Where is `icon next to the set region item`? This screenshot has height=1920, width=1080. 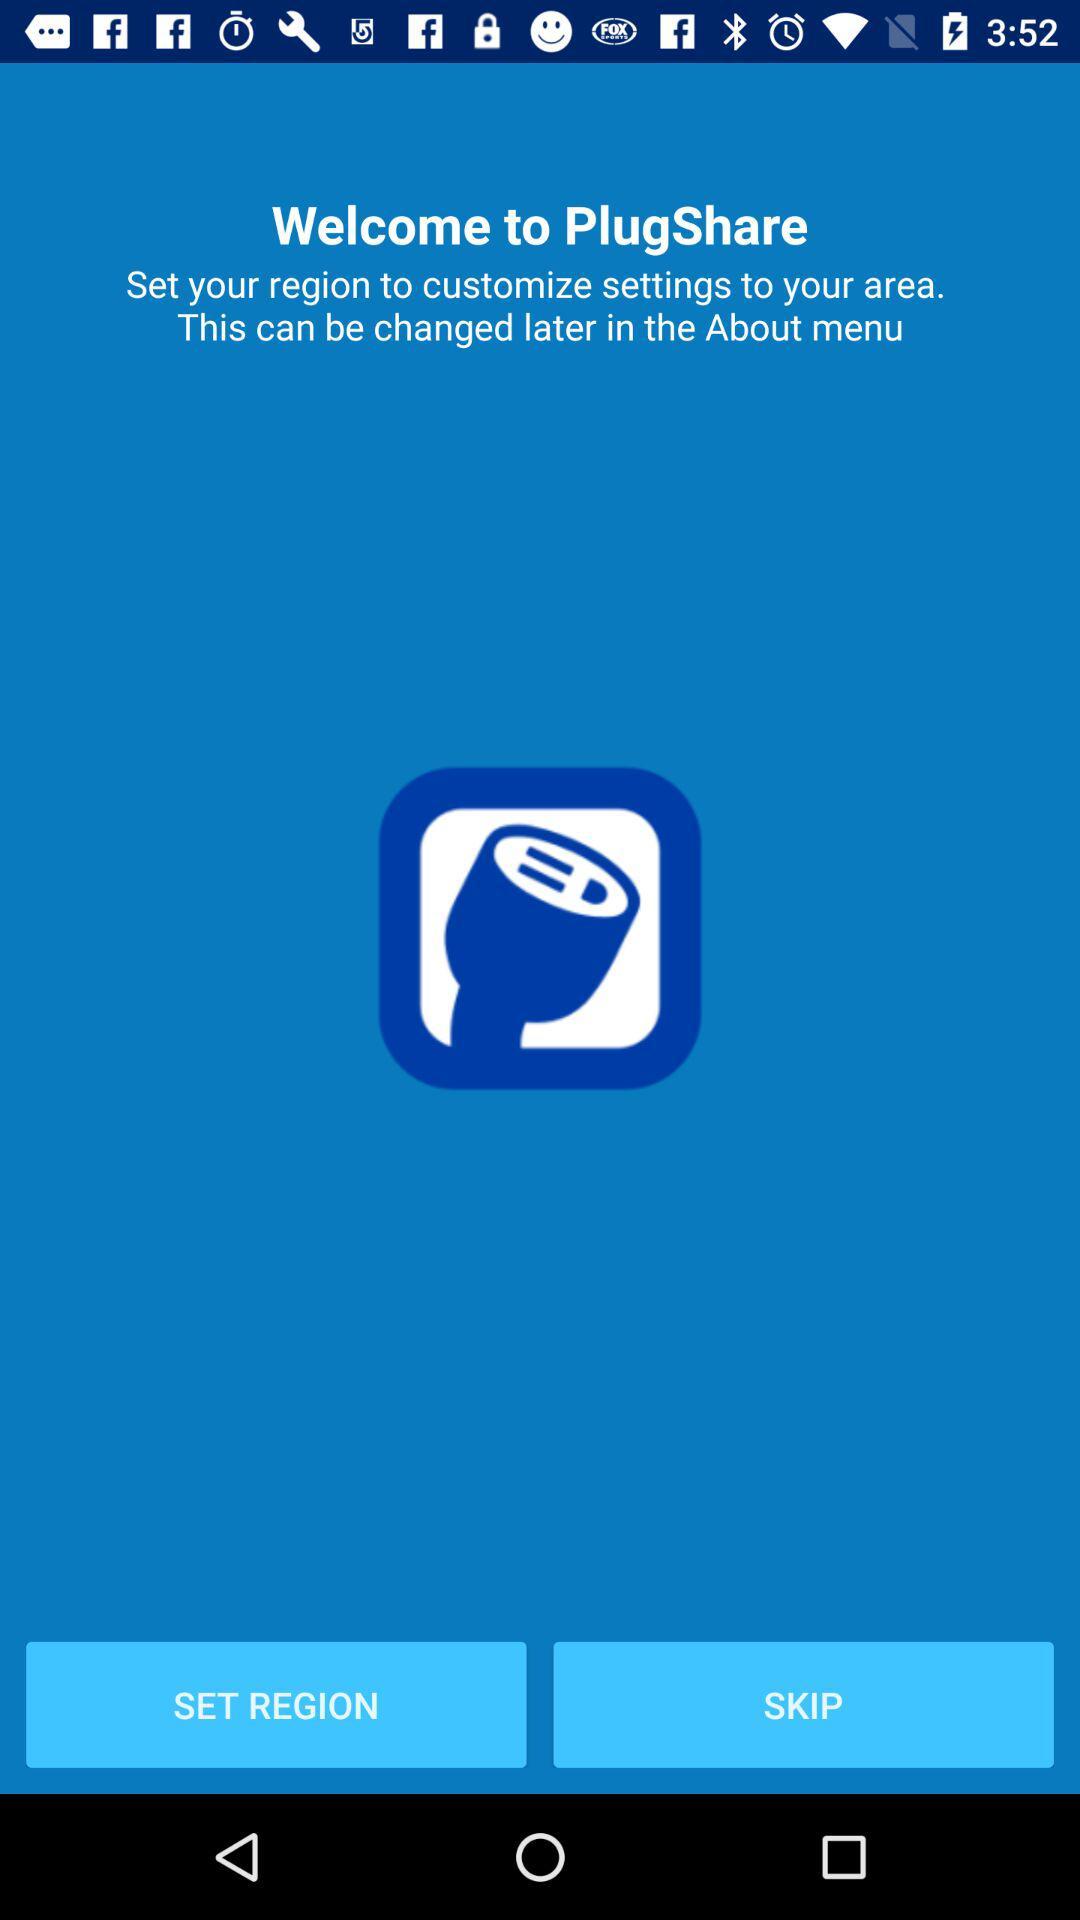
icon next to the set region item is located at coordinates (802, 1703).